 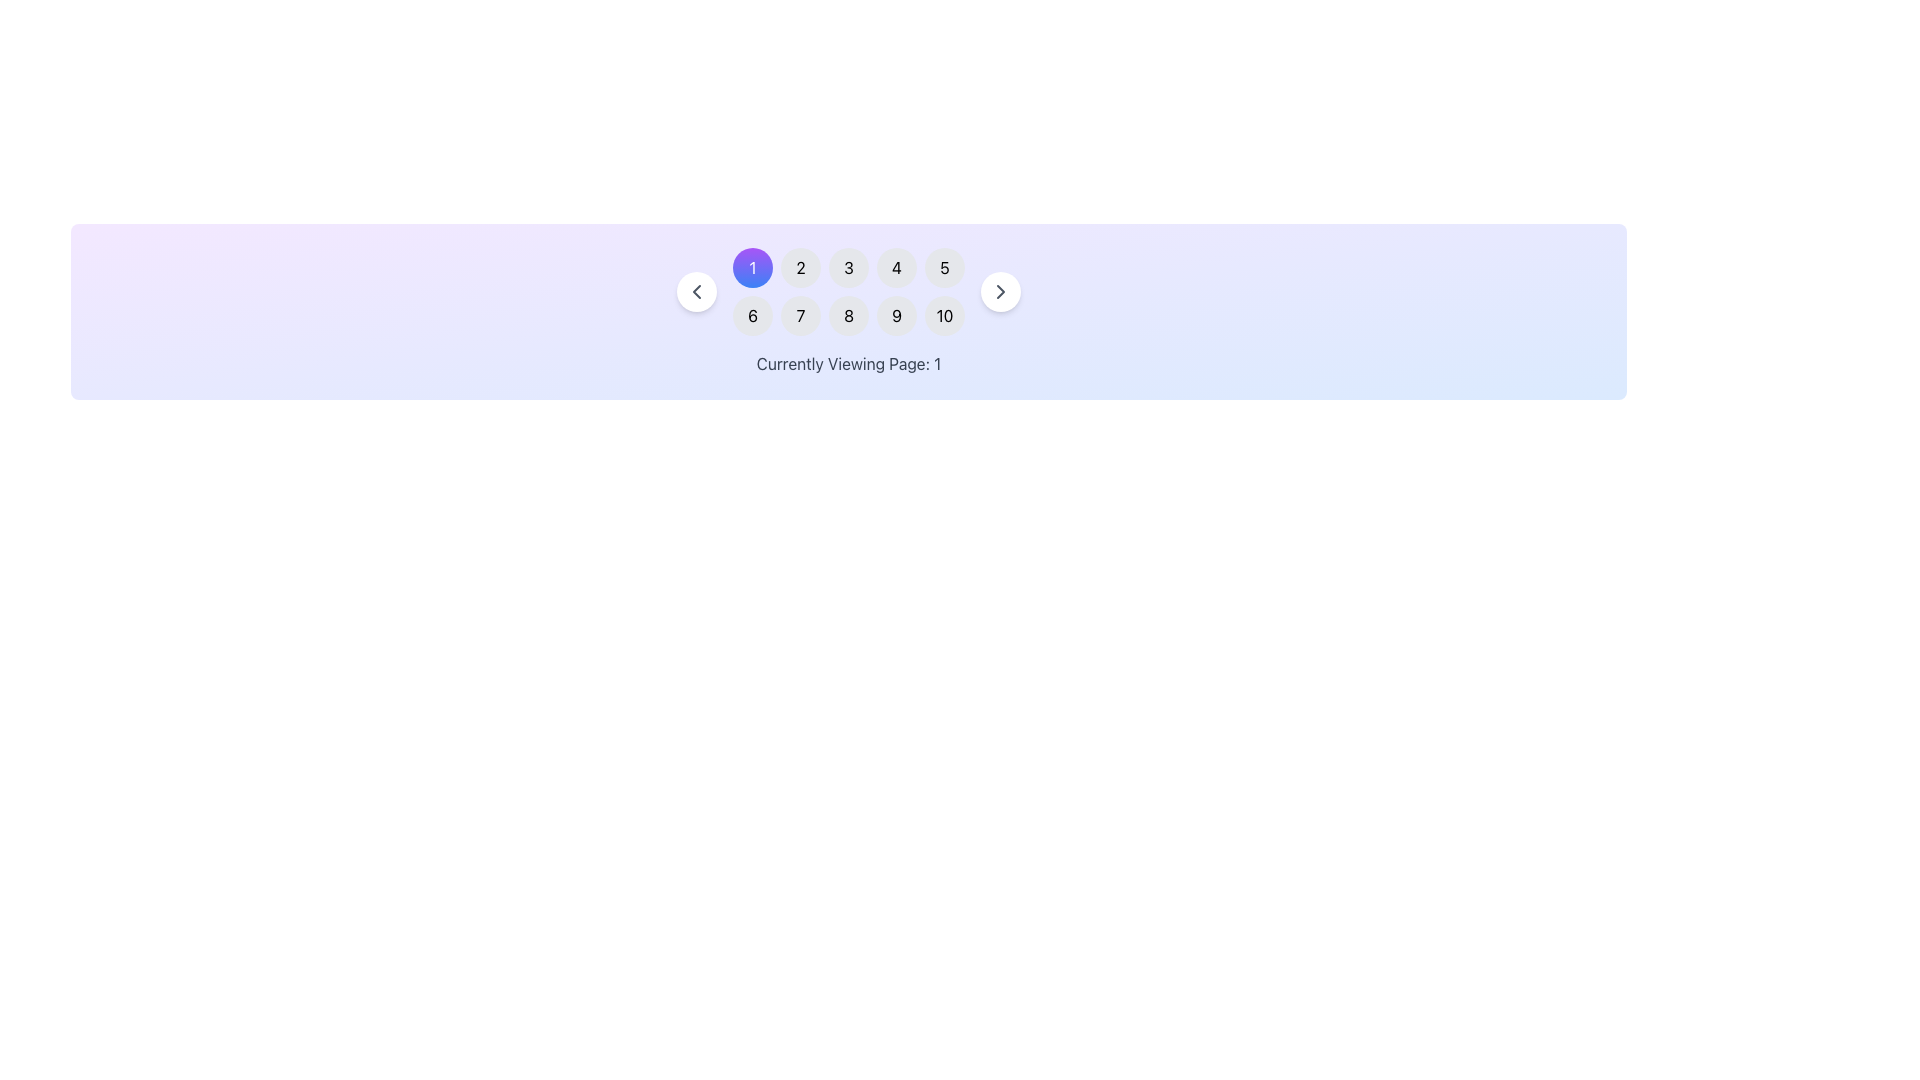 I want to click on the rightward-pointing chevron icon within the circular button located in the pagination control section, so click(x=1001, y=292).